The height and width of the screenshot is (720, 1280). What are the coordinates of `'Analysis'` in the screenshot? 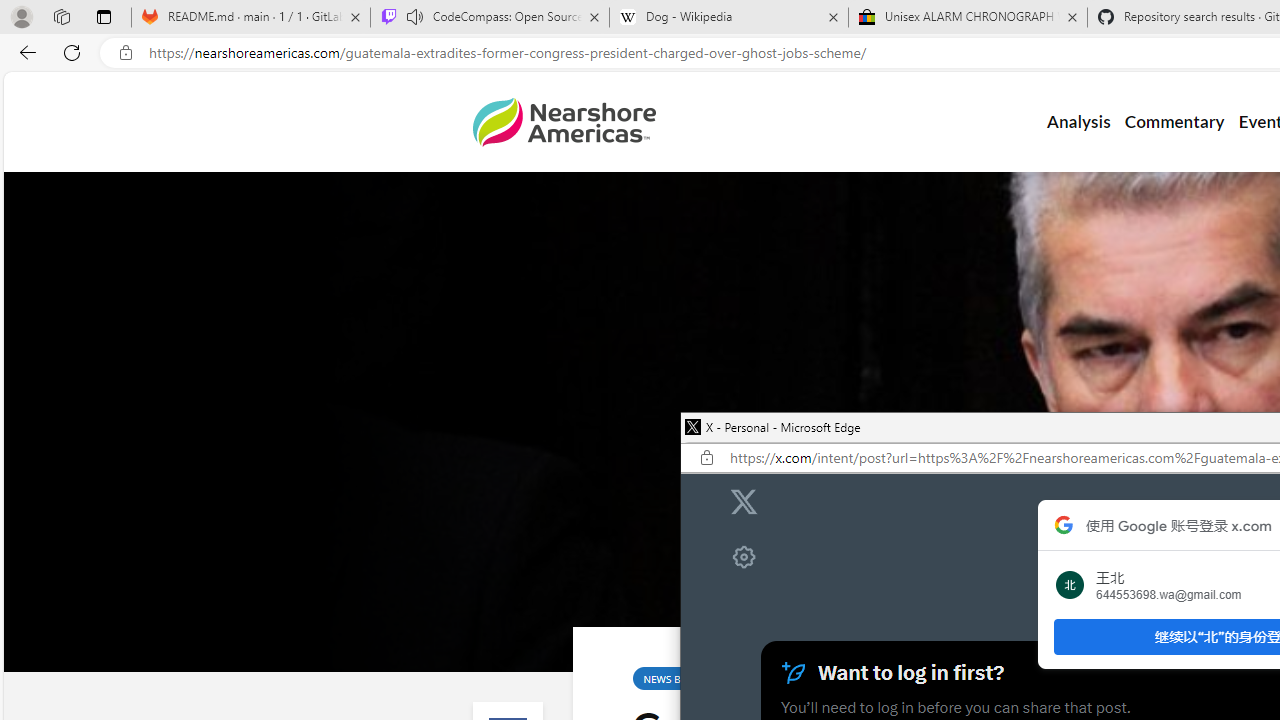 It's located at (1077, 122).